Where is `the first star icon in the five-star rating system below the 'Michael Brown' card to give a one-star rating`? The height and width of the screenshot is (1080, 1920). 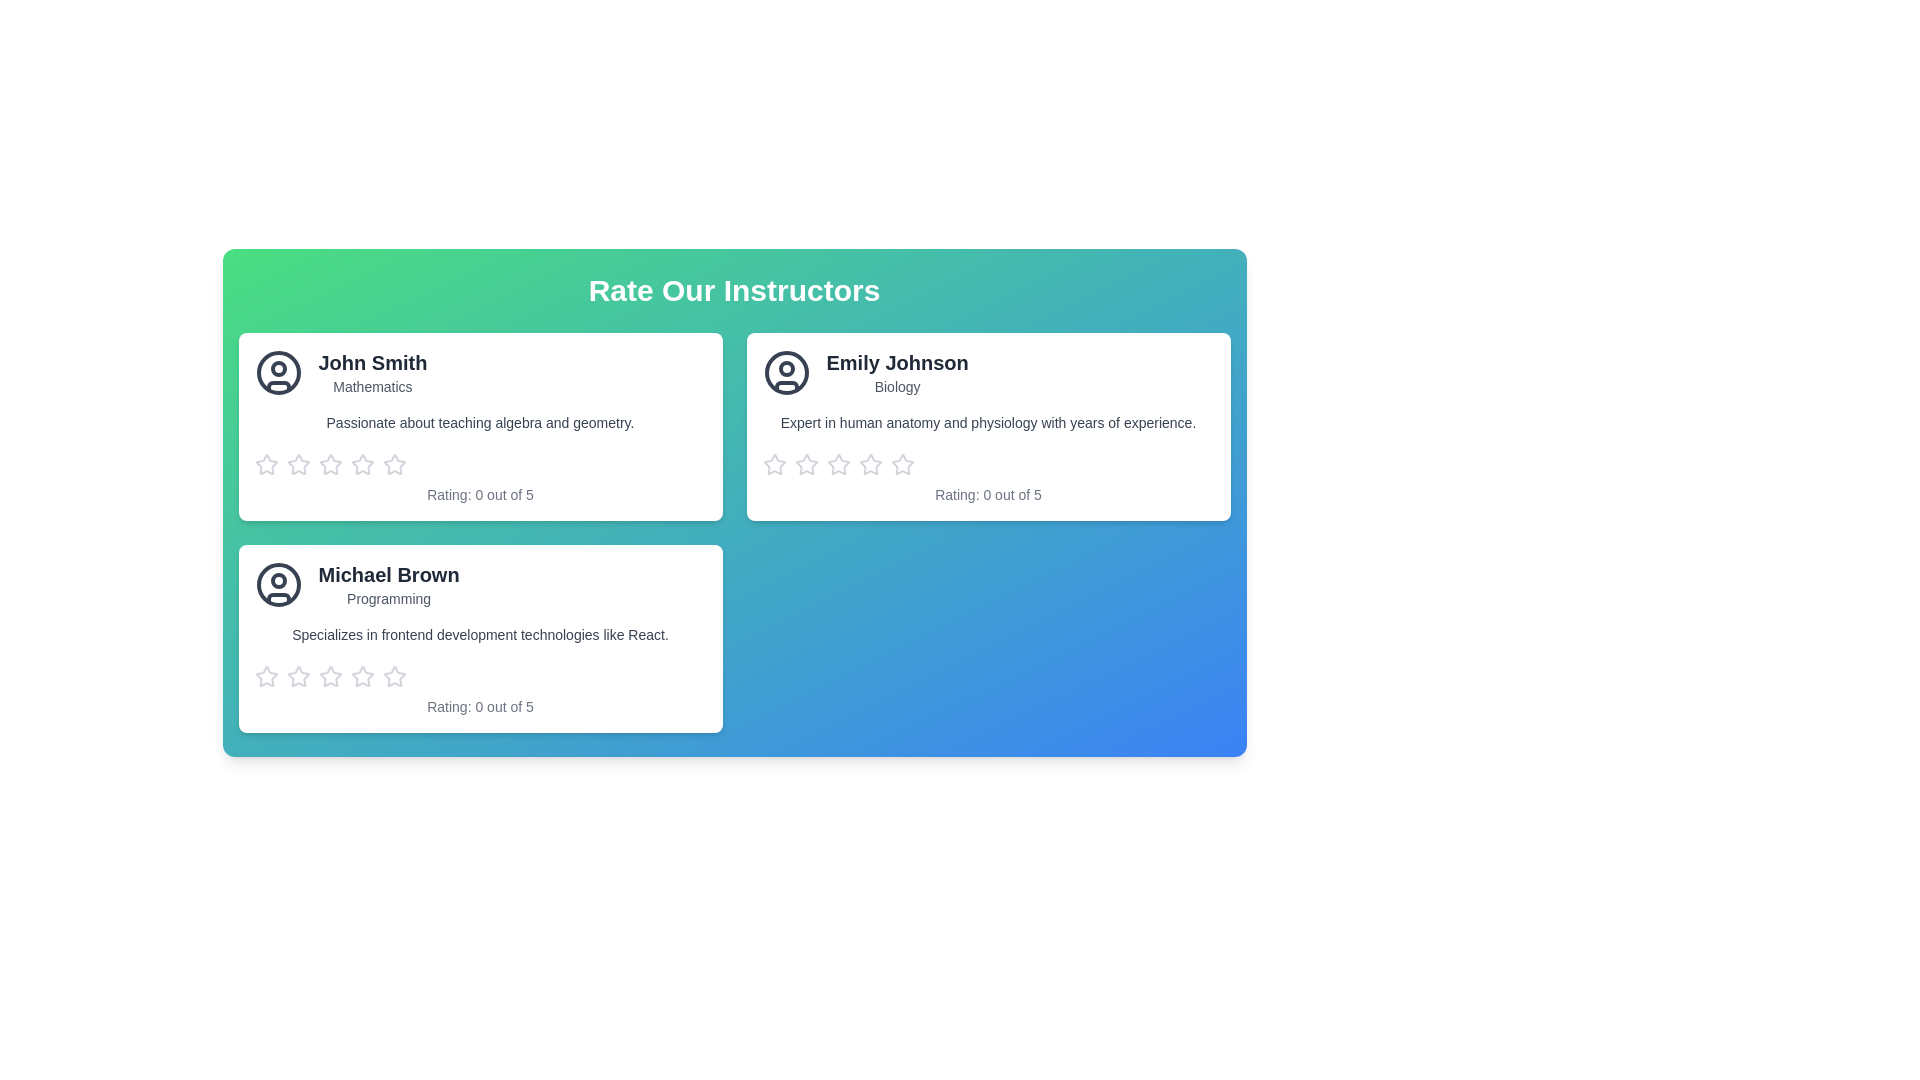 the first star icon in the five-star rating system below the 'Michael Brown' card to give a one-star rating is located at coordinates (297, 675).